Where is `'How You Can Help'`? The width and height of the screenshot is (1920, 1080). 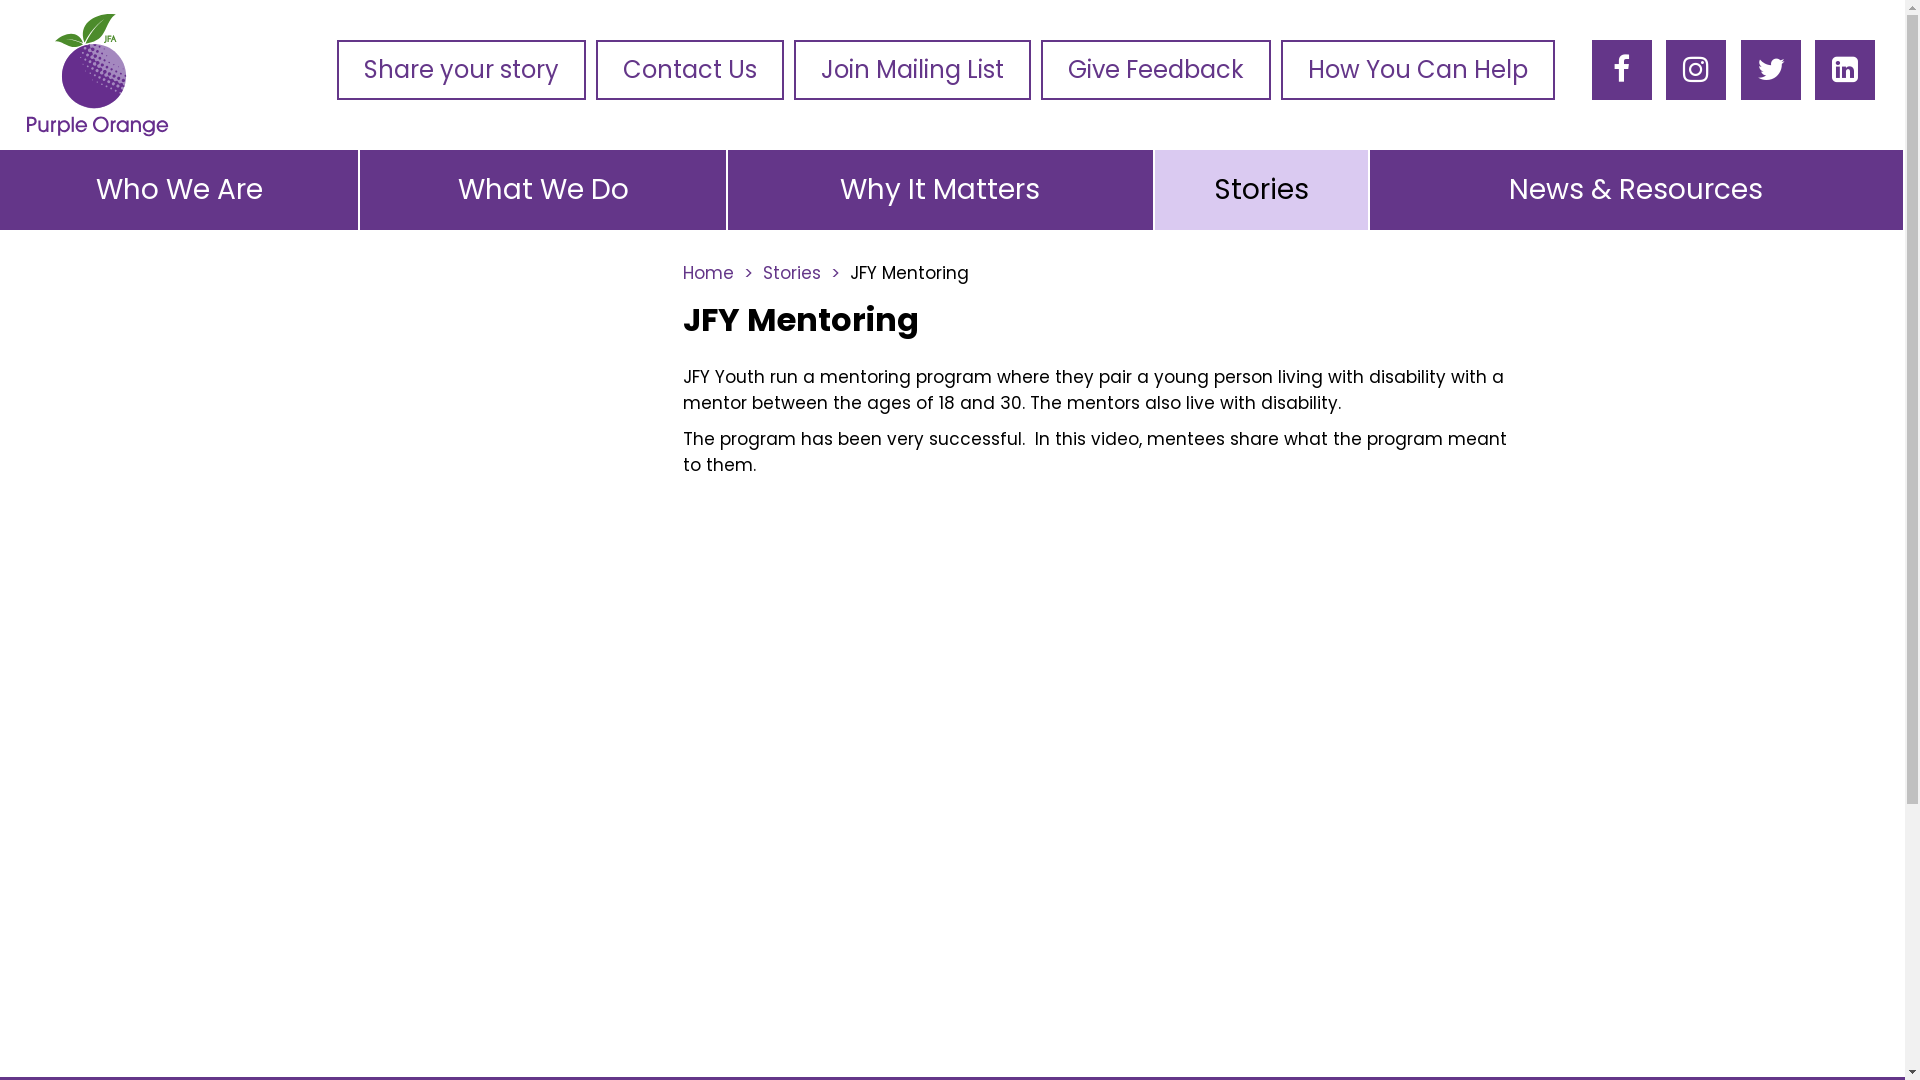 'How You Can Help' is located at coordinates (1416, 68).